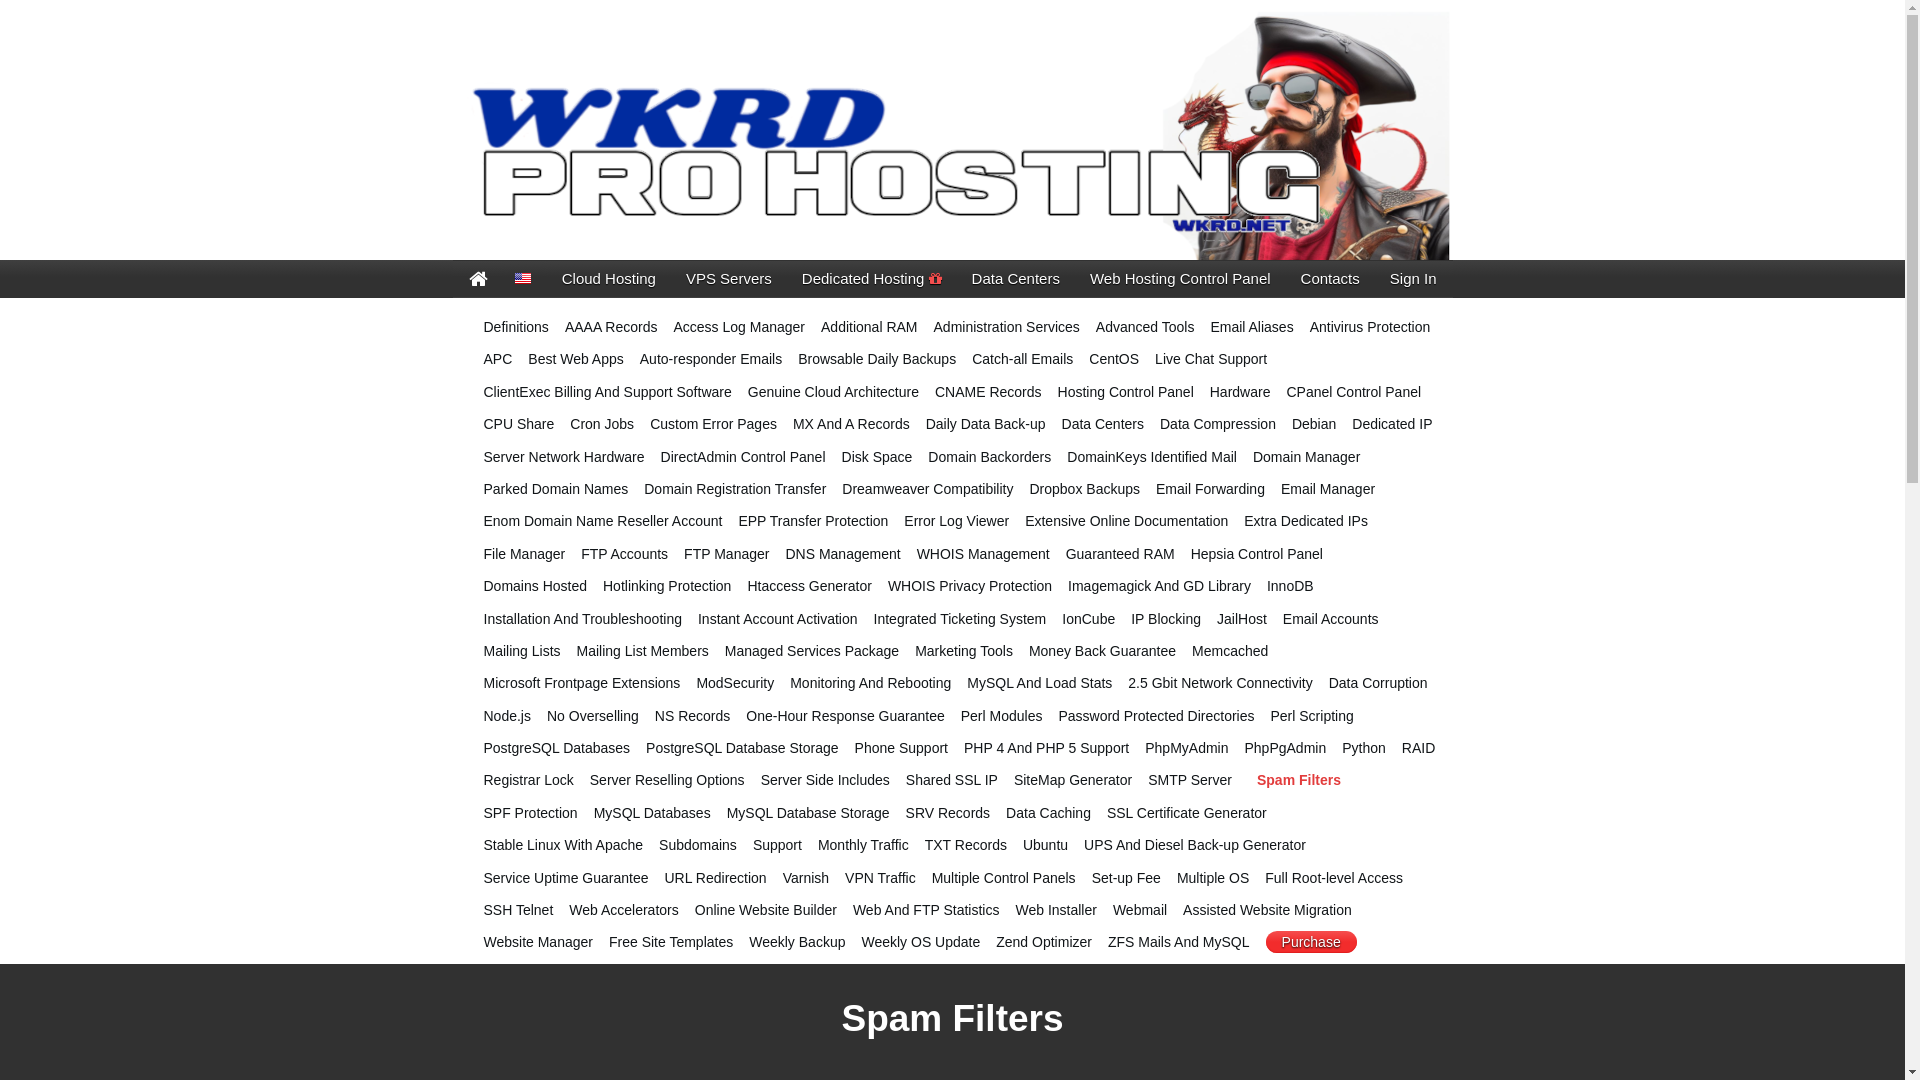  Describe the element at coordinates (536, 585) in the screenshot. I see `'Domains Hosted'` at that location.